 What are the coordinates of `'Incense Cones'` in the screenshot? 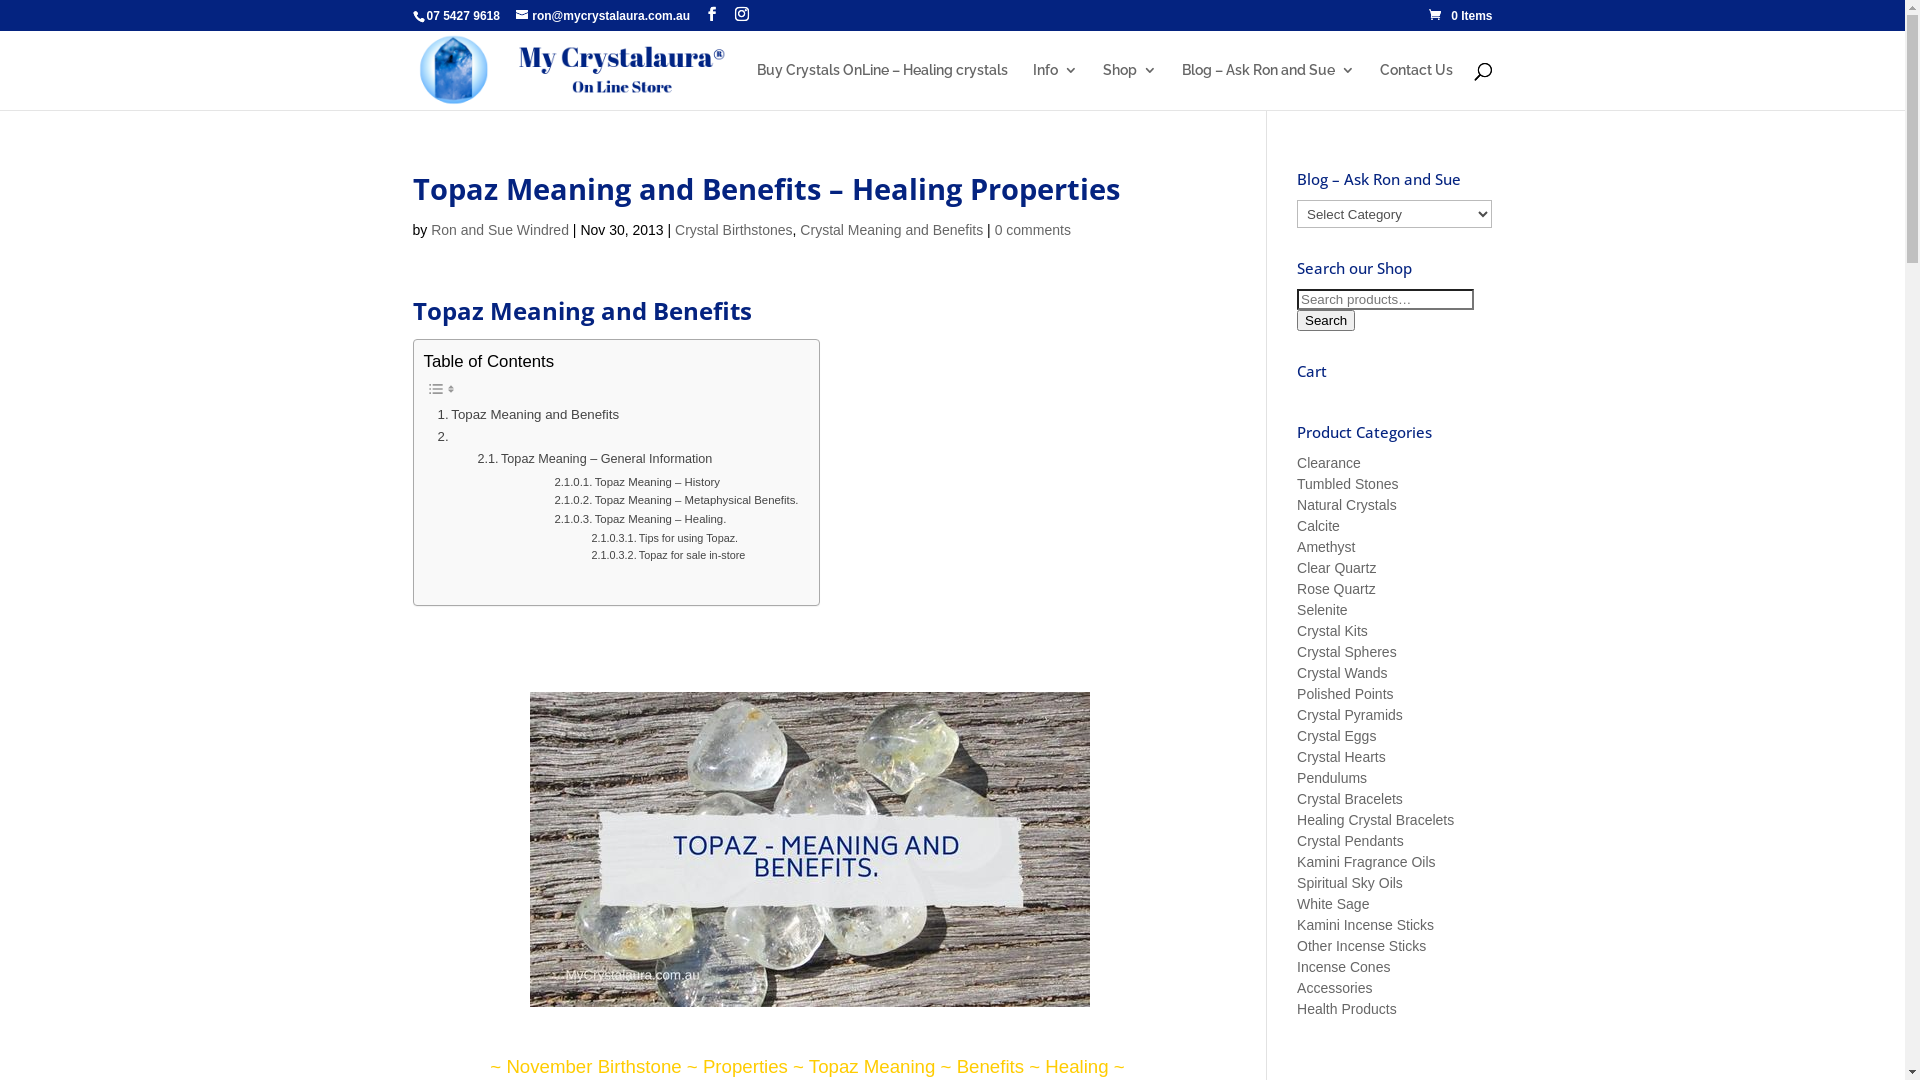 It's located at (1343, 966).